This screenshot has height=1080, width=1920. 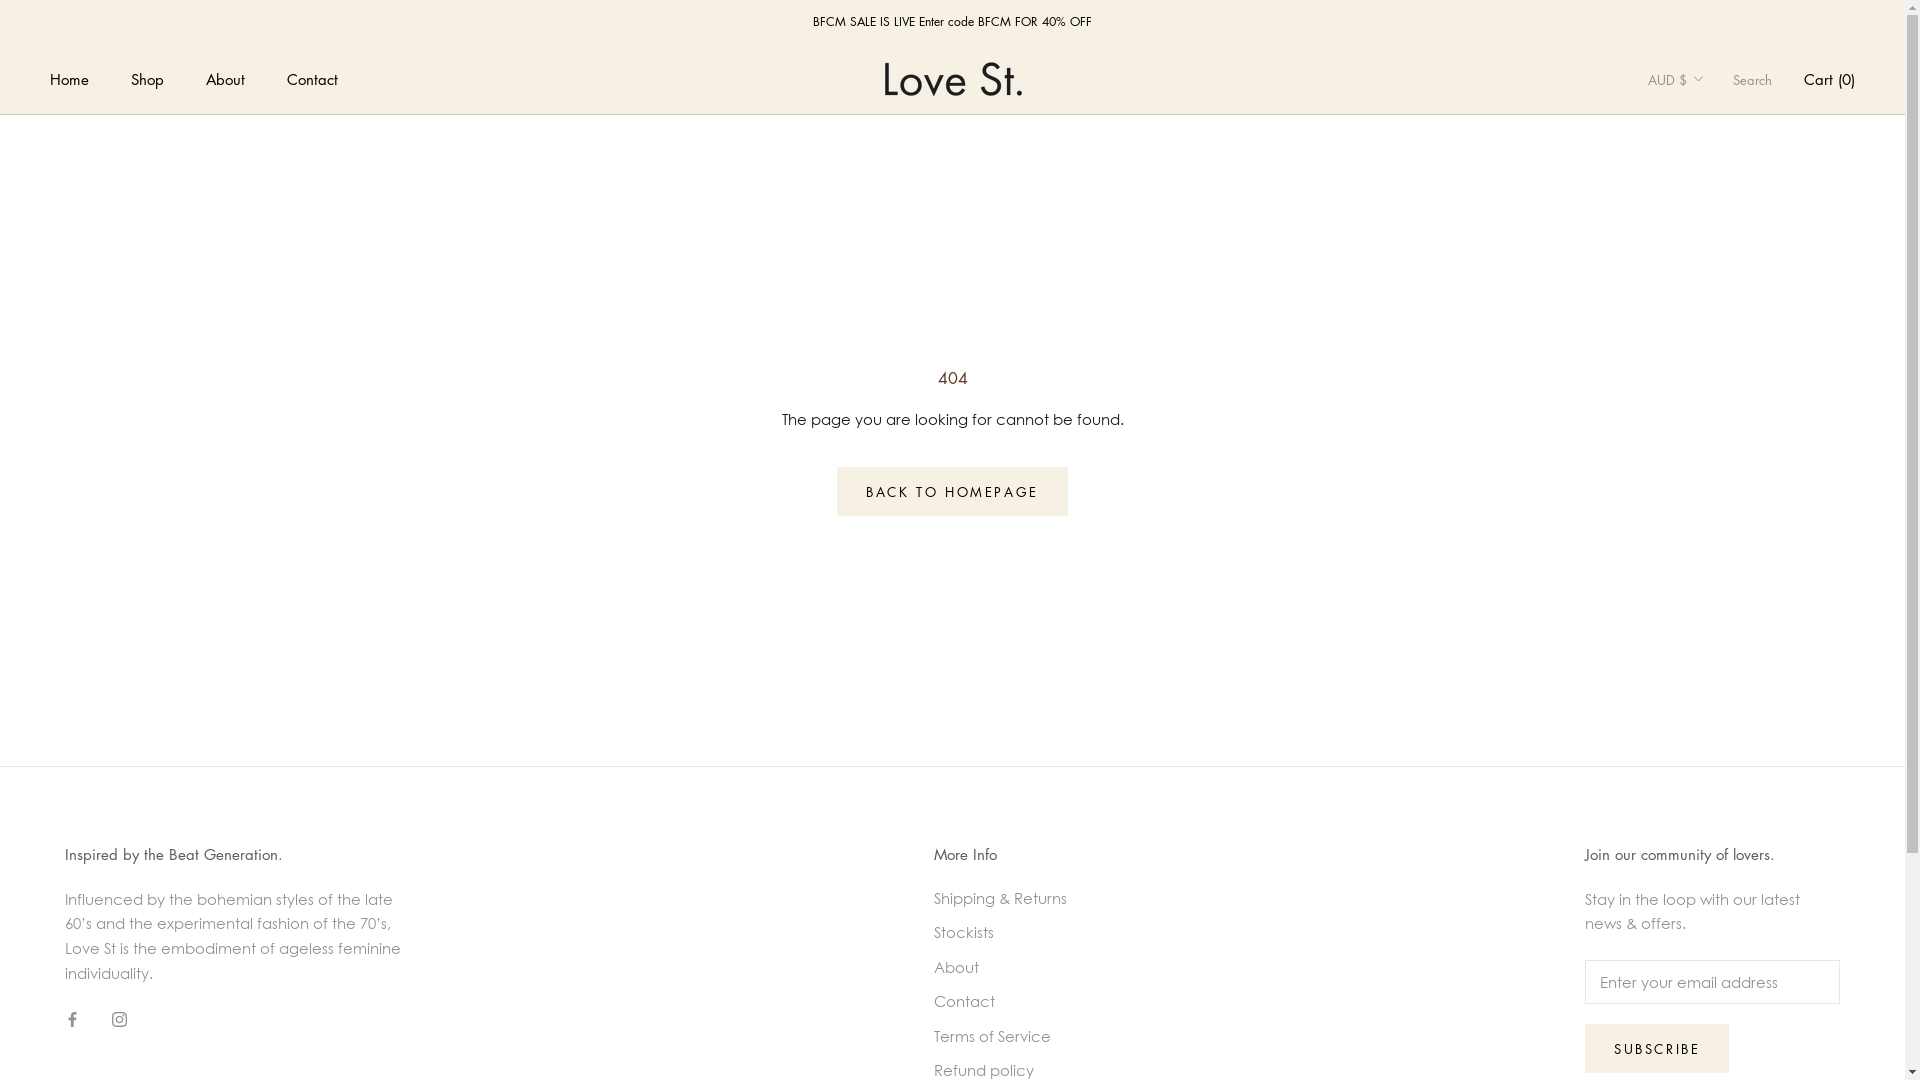 What do you see at coordinates (1000, 932) in the screenshot?
I see `'Stockists'` at bounding box center [1000, 932].